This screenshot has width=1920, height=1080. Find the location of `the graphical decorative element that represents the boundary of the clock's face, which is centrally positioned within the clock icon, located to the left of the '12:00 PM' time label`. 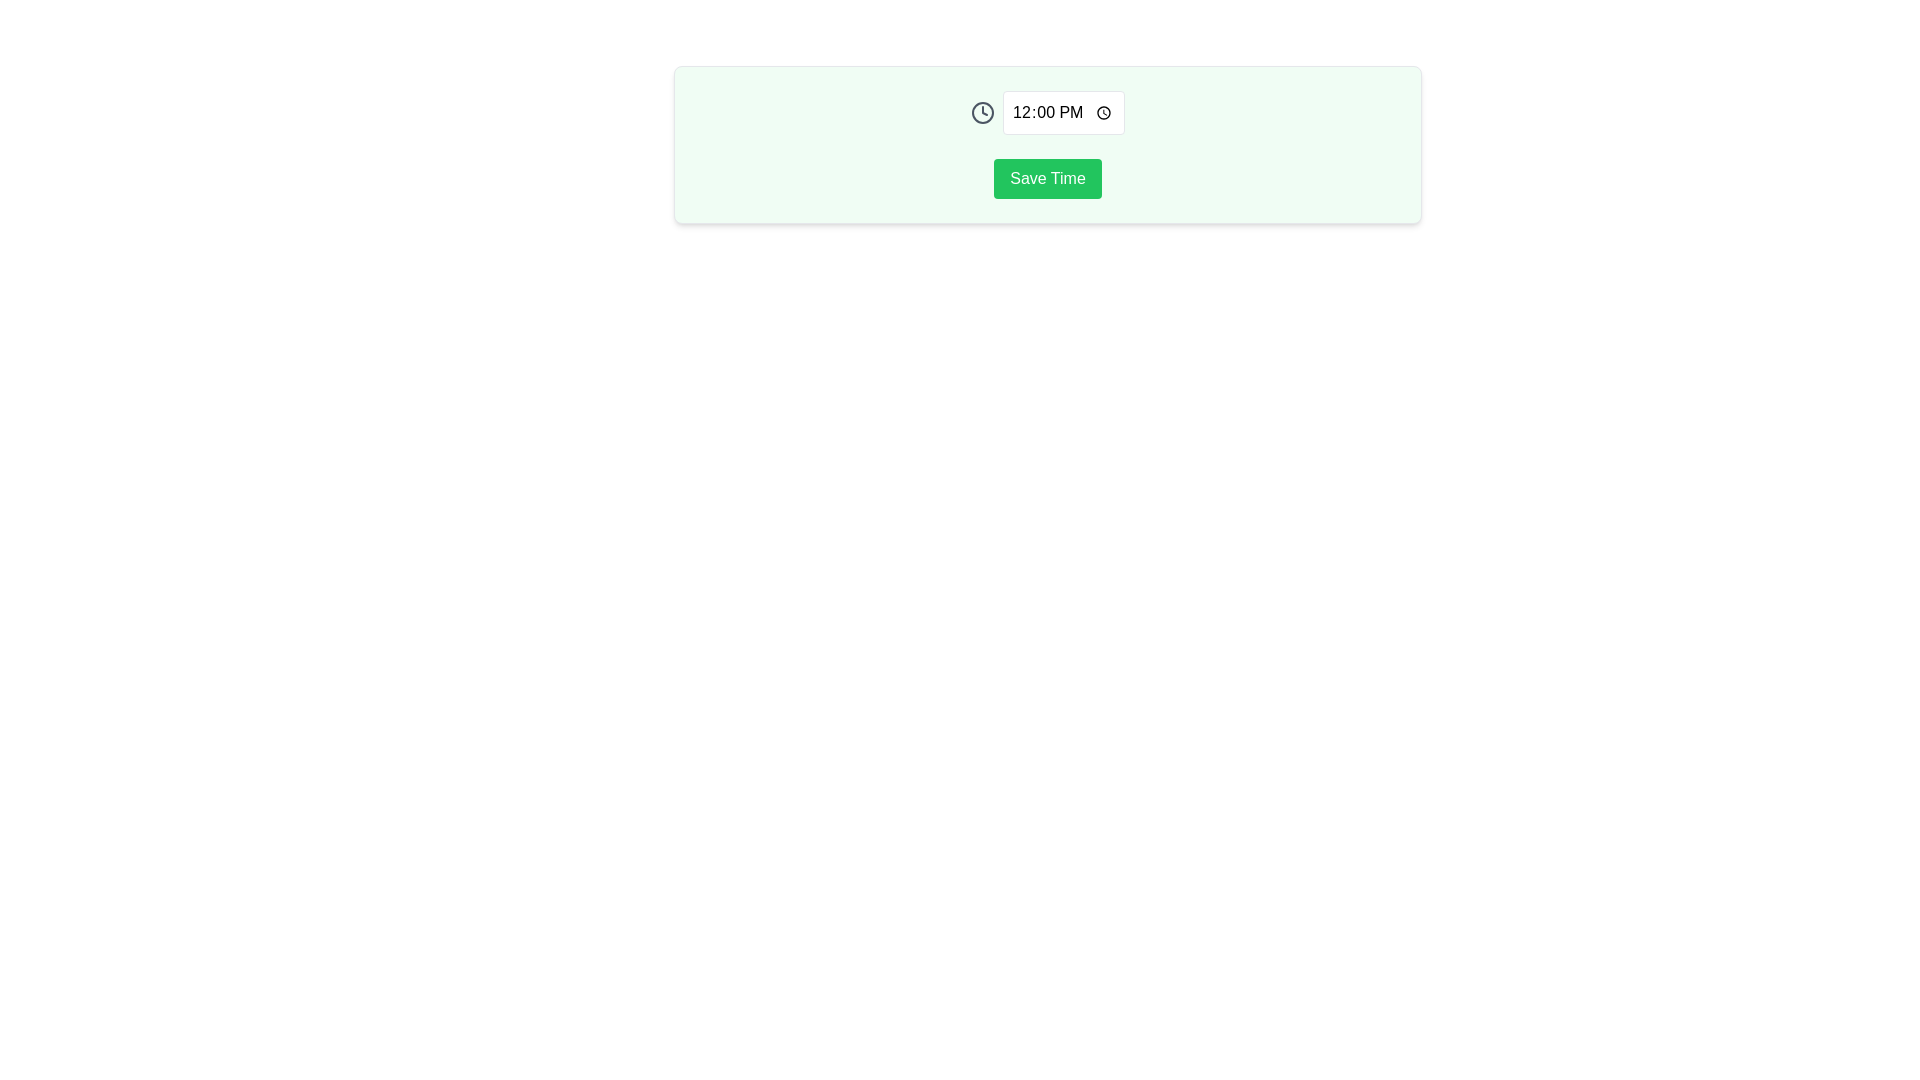

the graphical decorative element that represents the boundary of the clock's face, which is centrally positioned within the clock icon, located to the left of the '12:00 PM' time label is located at coordinates (983, 112).